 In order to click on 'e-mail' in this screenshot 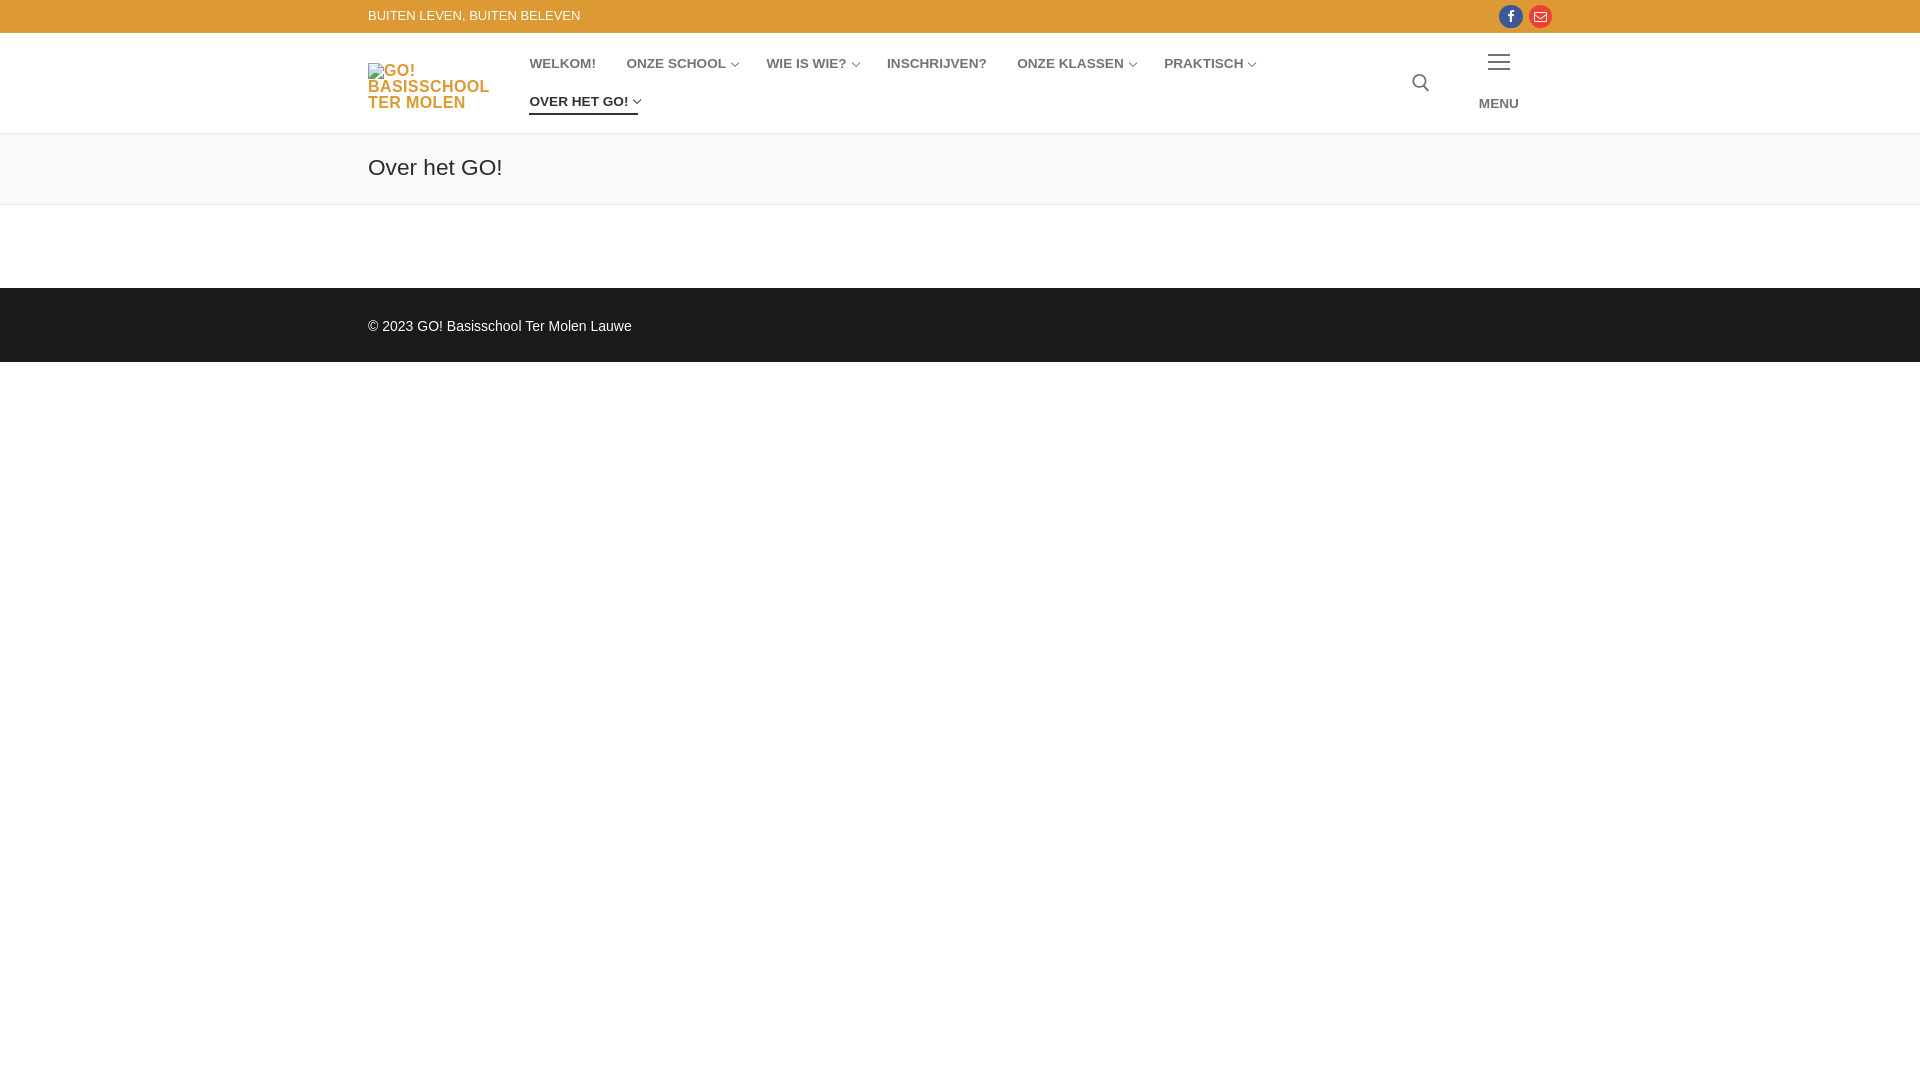, I will do `click(1539, 16)`.